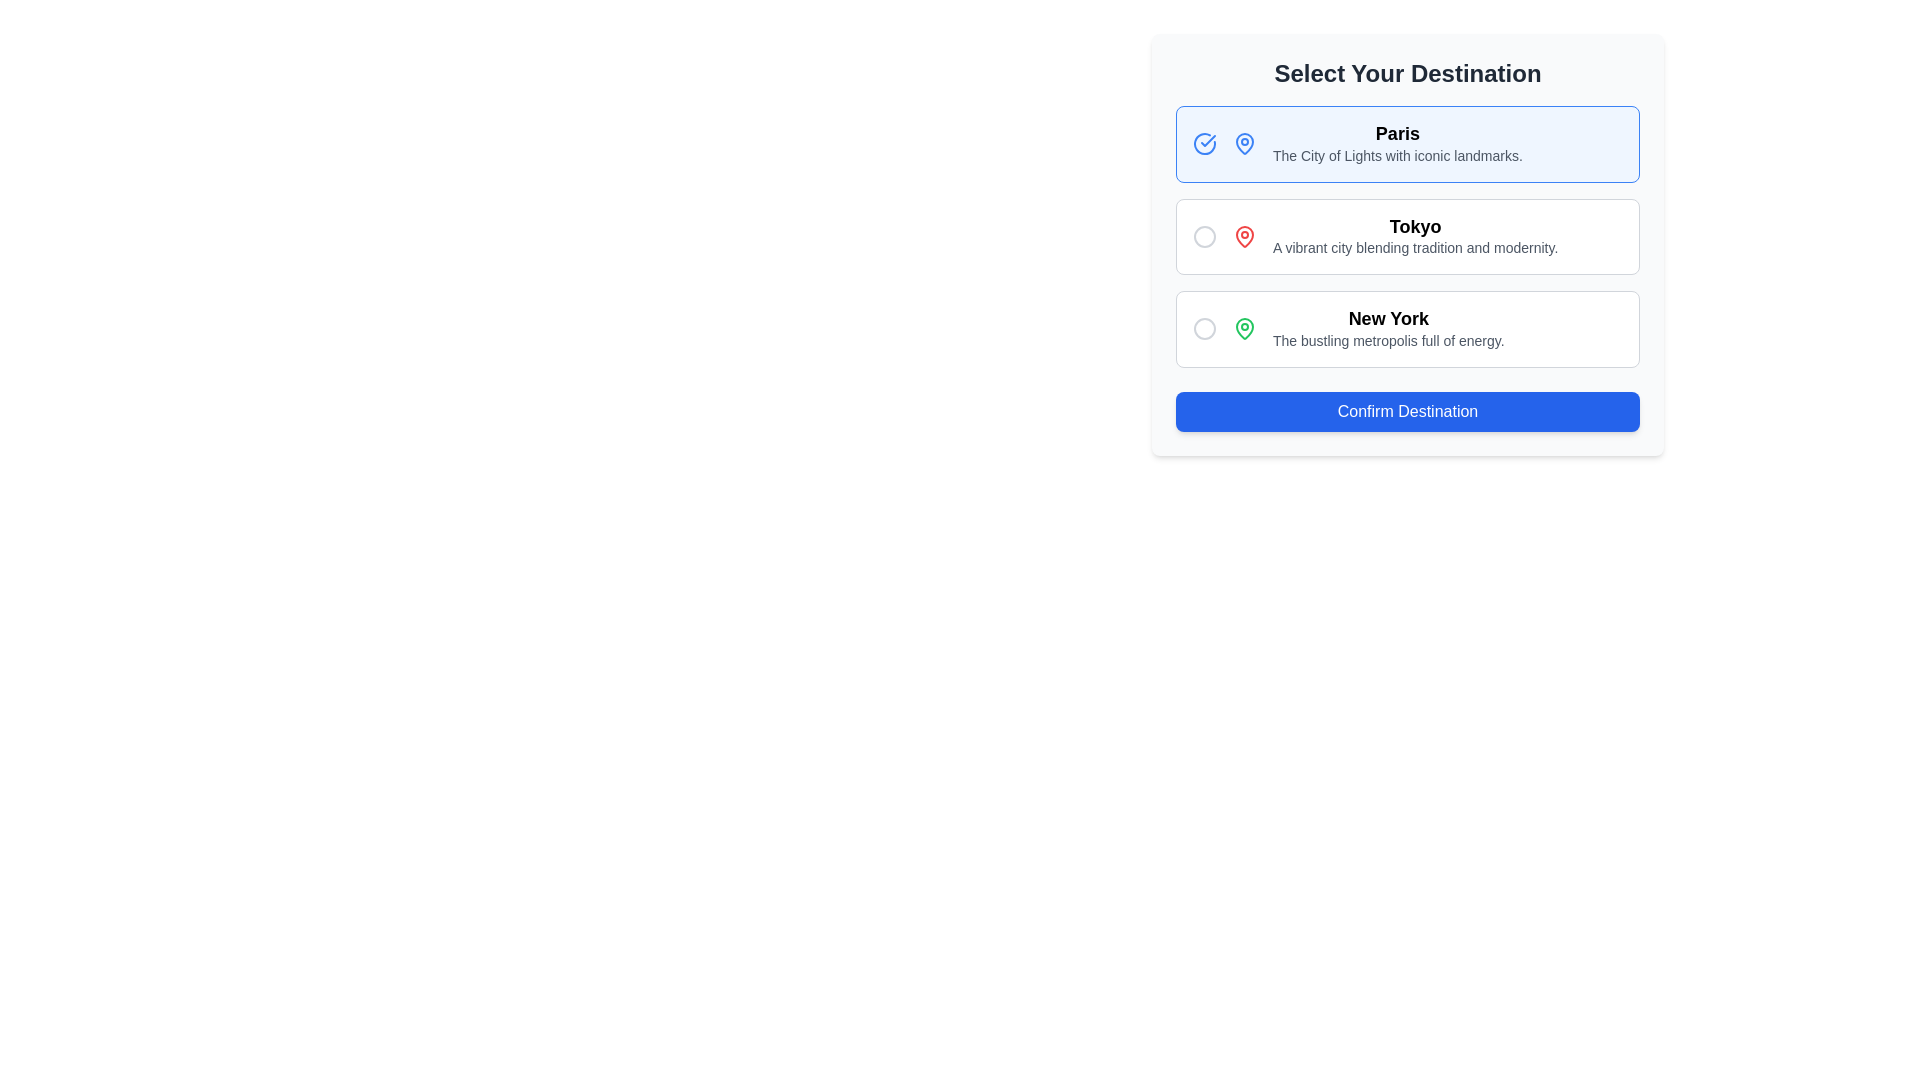 Image resolution: width=1920 pixels, height=1080 pixels. What do you see at coordinates (1387, 318) in the screenshot?
I see `the 'New York' text element, which is styled in bold and larger font as a header under the 'Select Your Destination' form` at bounding box center [1387, 318].